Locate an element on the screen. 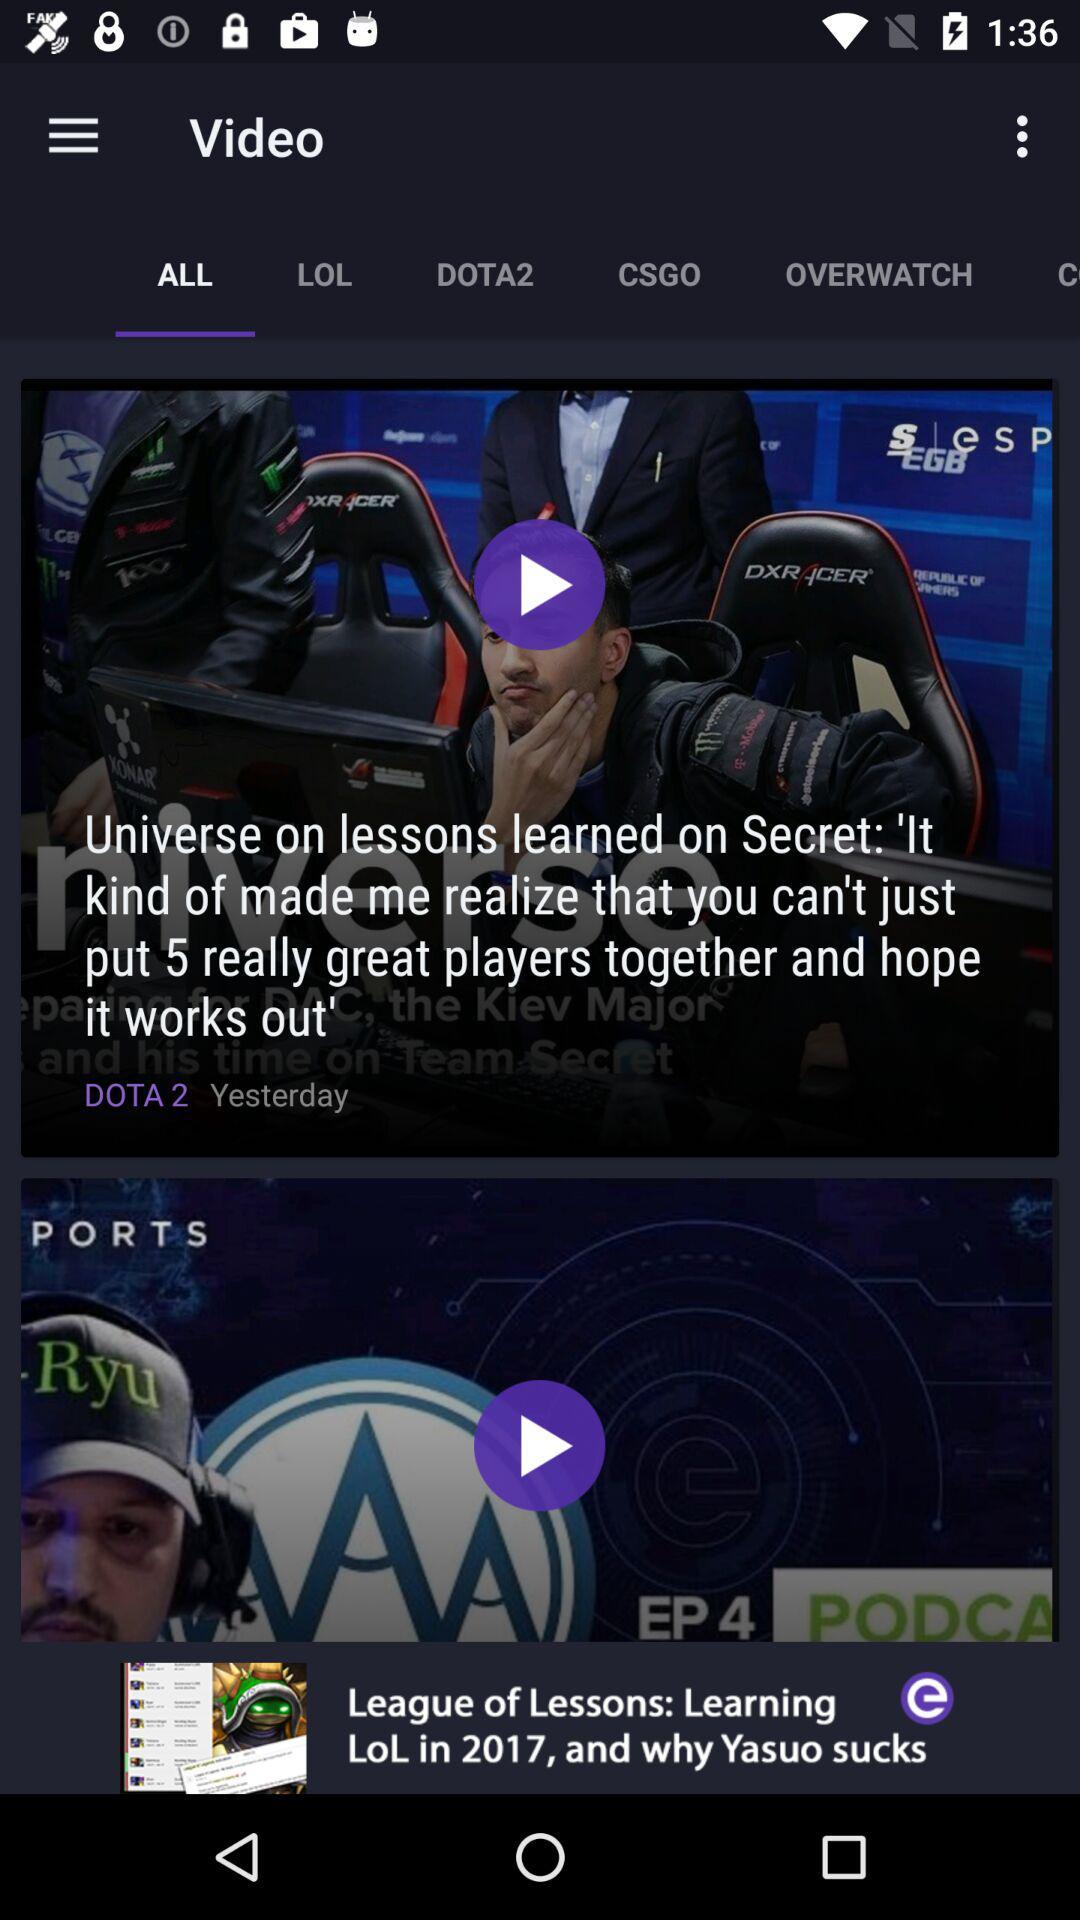 This screenshot has height=1920, width=1080. visit advertiser is located at coordinates (540, 1727).